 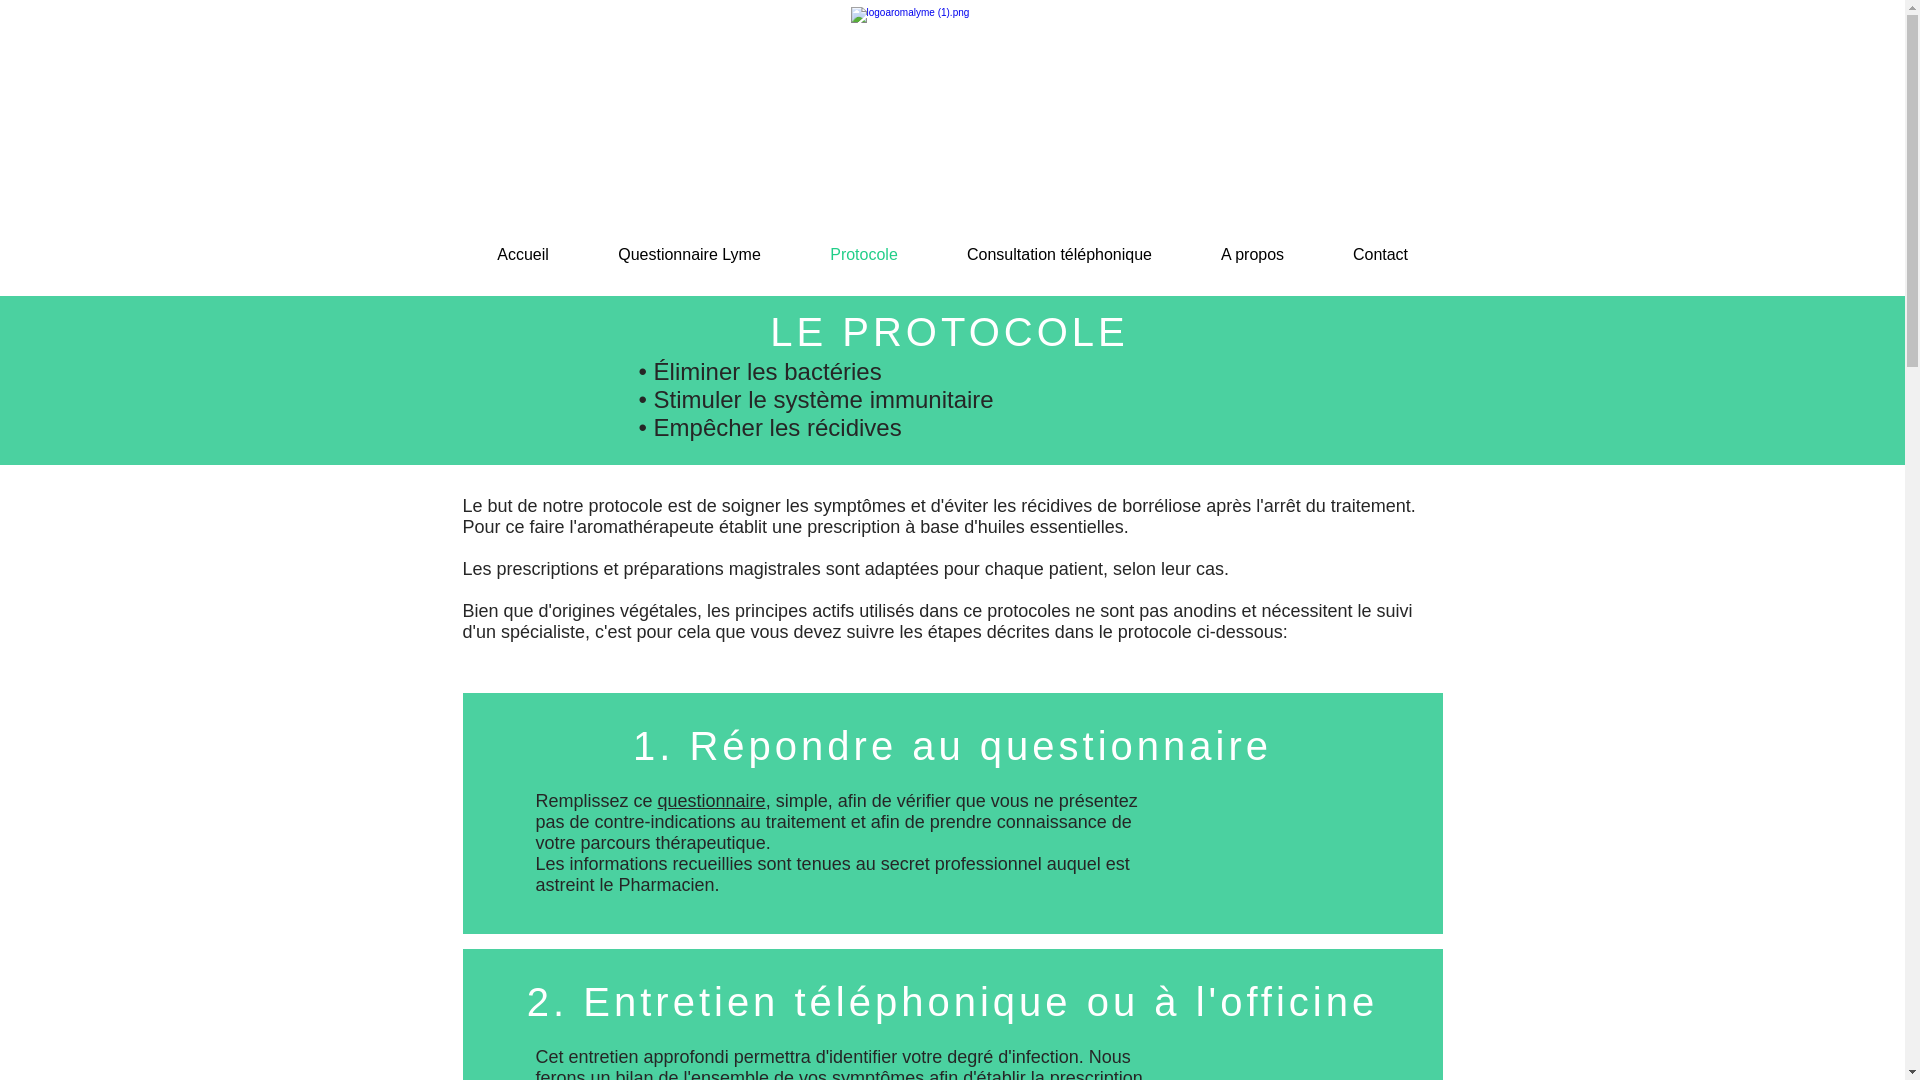 I want to click on 'Questionnaire Lyme', so click(x=690, y=253).